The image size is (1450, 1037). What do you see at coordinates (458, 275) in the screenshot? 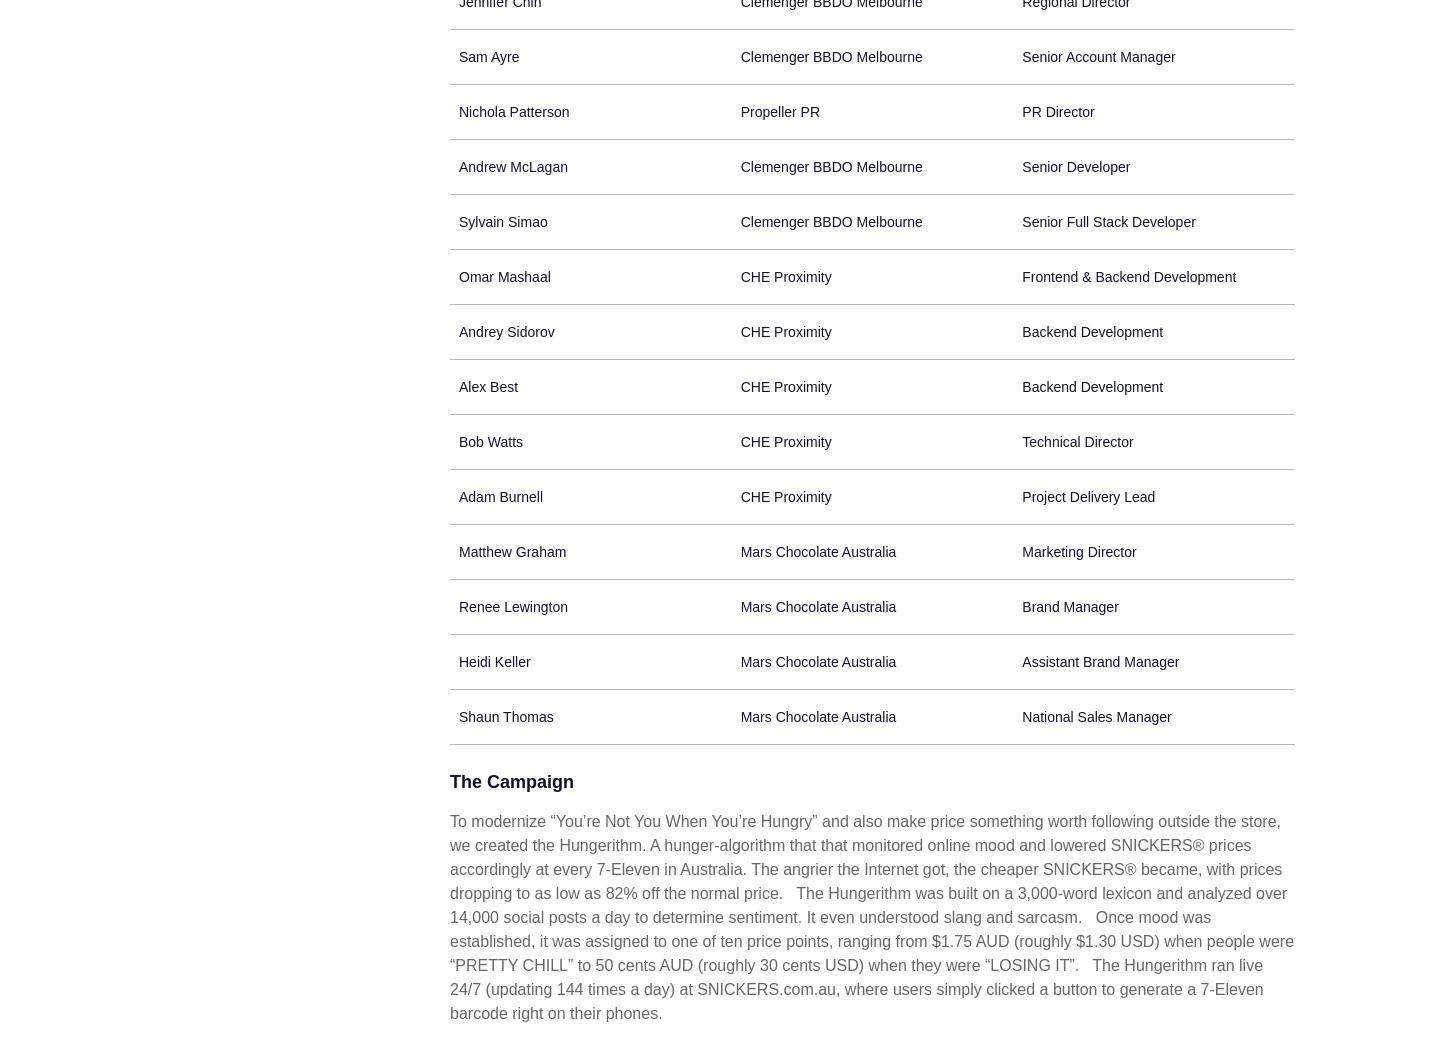
I see `'Omar Mashaal'` at bounding box center [458, 275].